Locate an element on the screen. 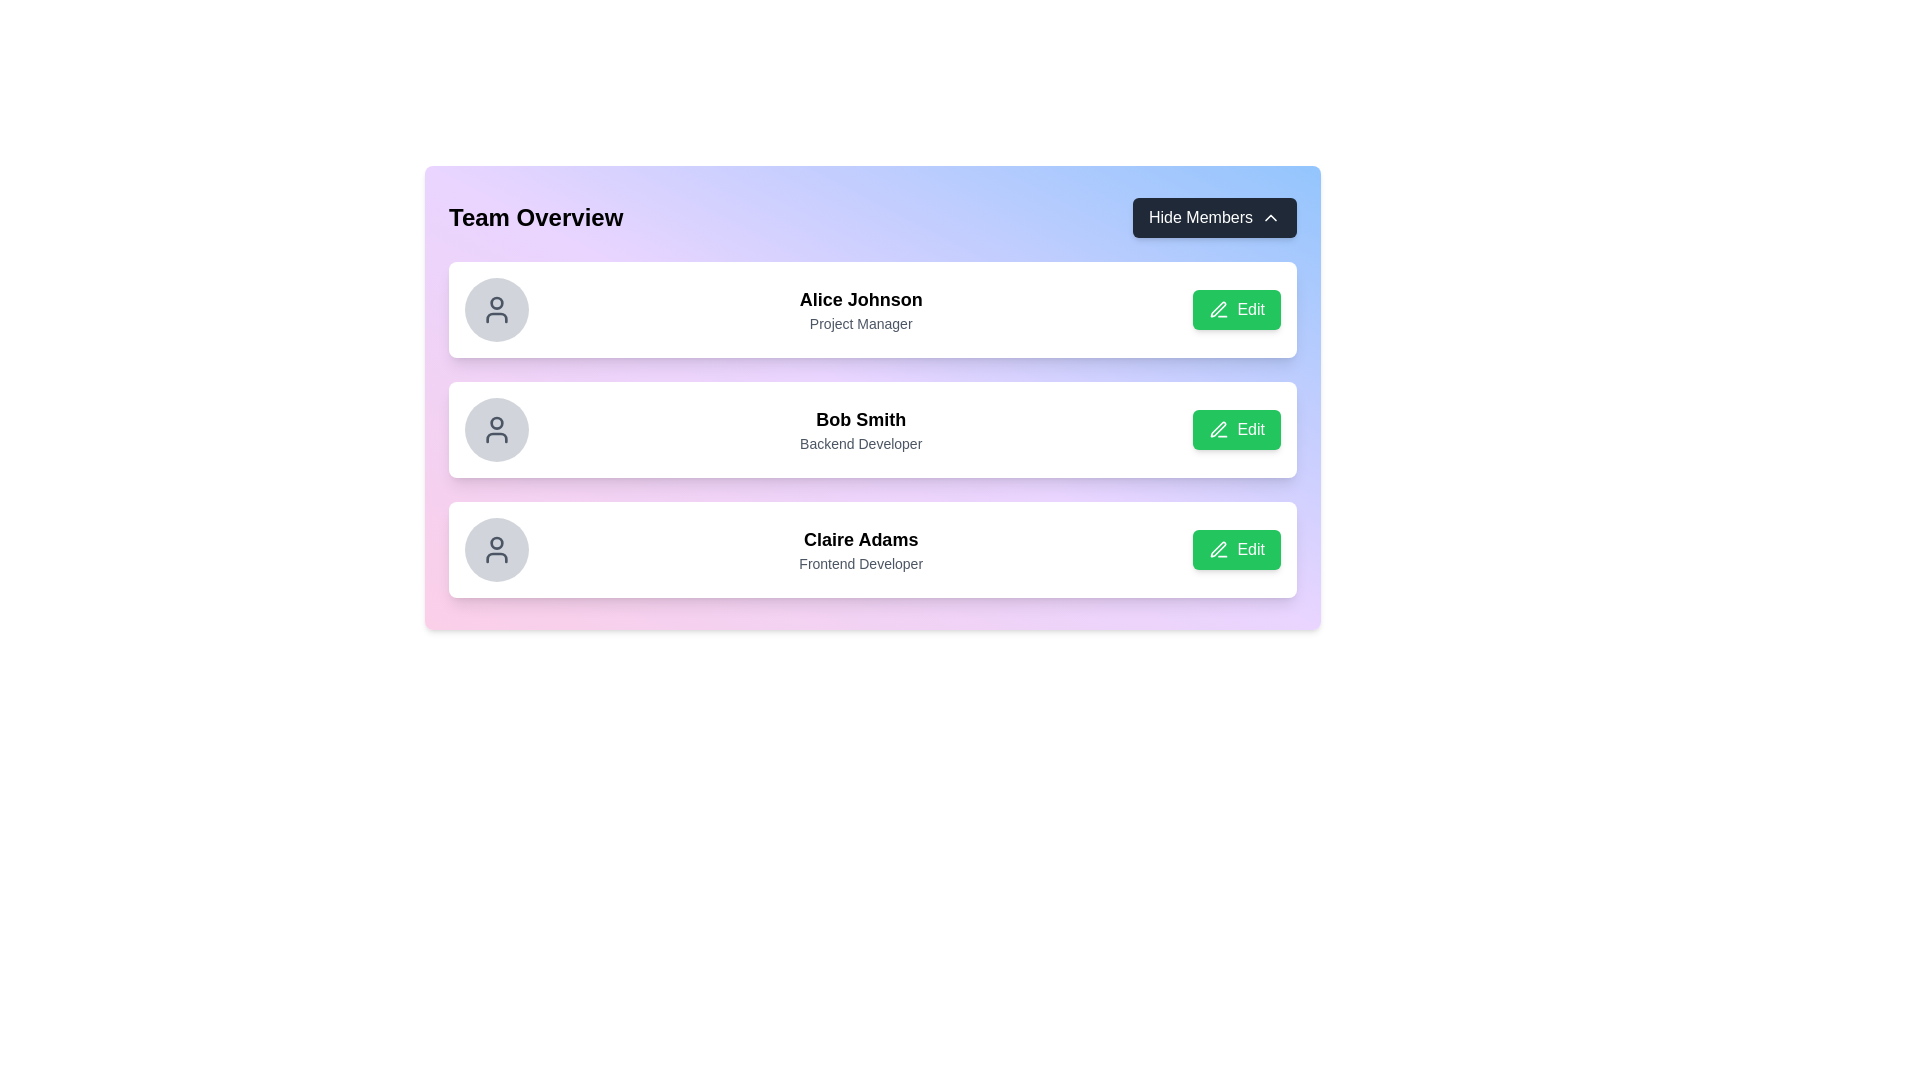 This screenshot has height=1080, width=1920. the 'Edit' button, which contains the pen icon, located is located at coordinates (1218, 309).